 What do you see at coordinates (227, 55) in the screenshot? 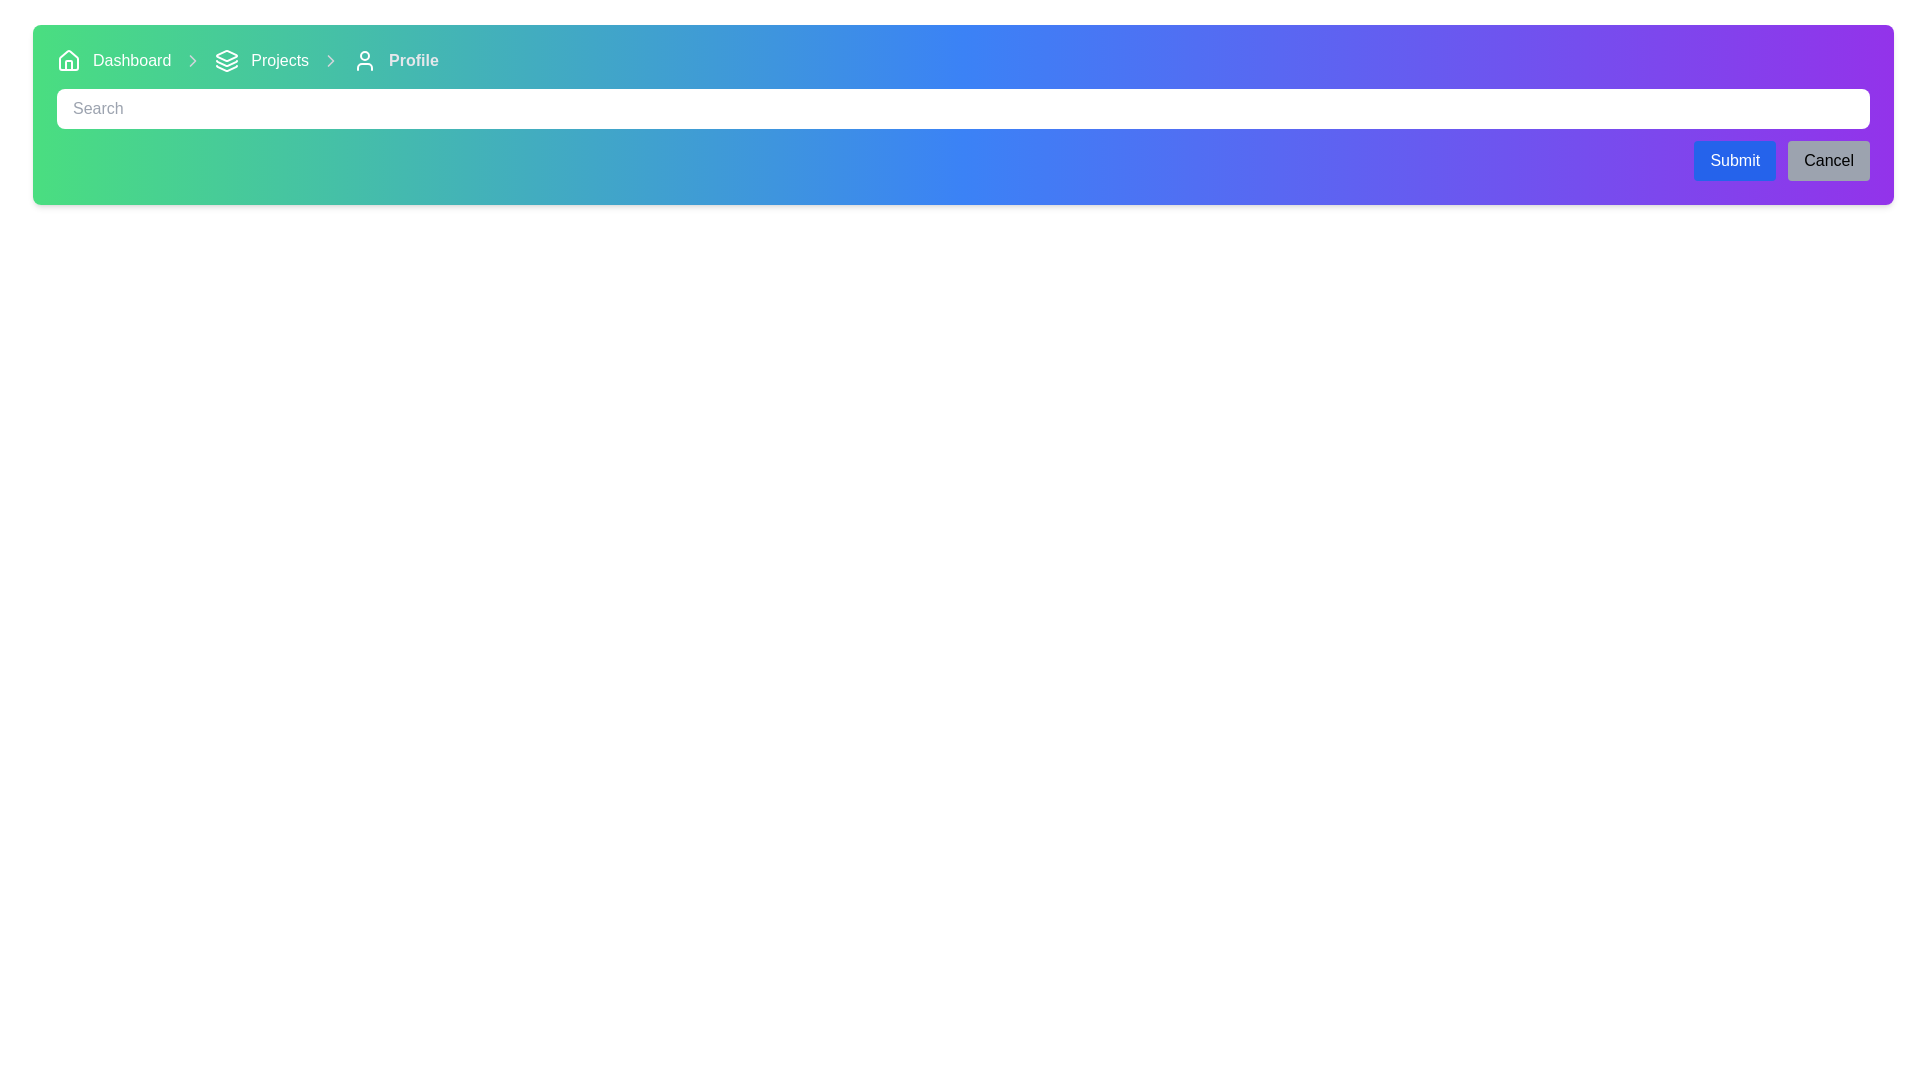
I see `the first stacked layer of the decorative icon located in the header, adjacent to the text 'Projects'` at bounding box center [227, 55].